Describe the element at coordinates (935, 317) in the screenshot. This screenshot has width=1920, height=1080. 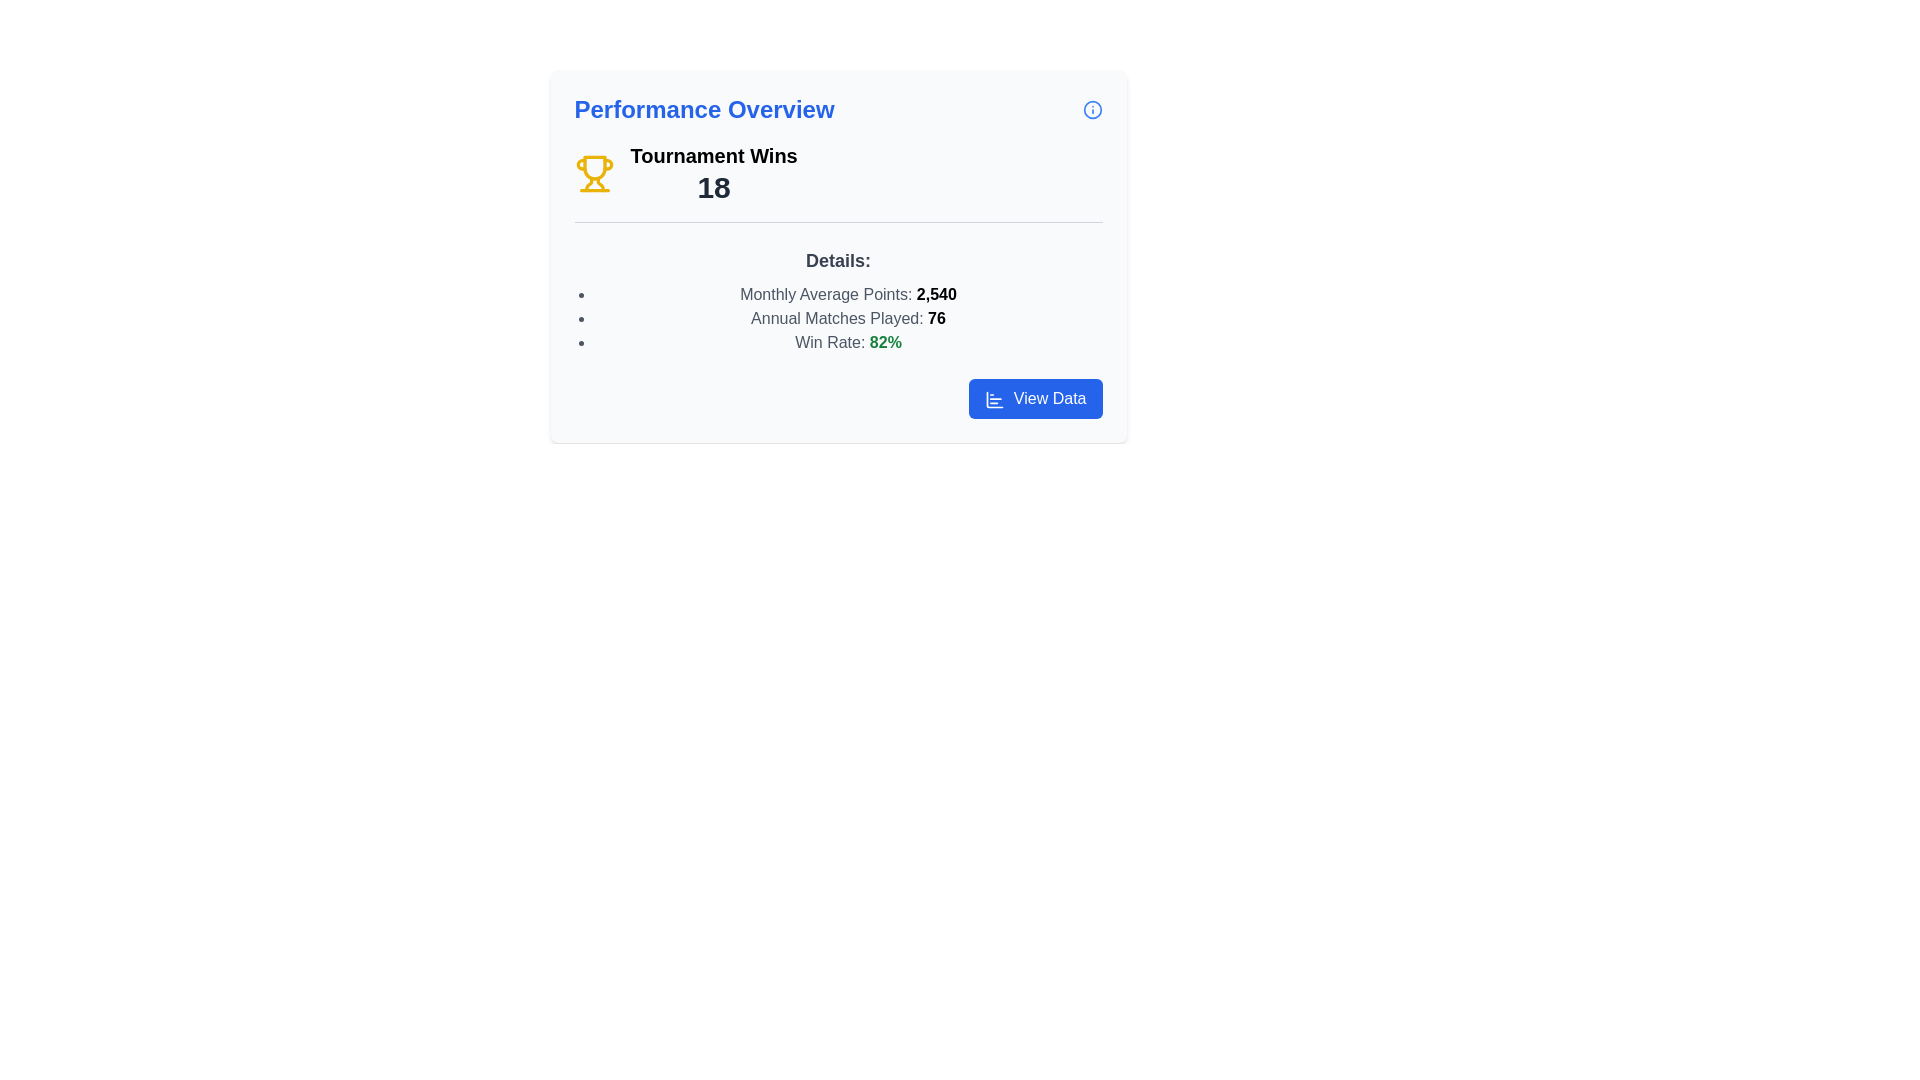
I see `the bold numeric text displaying '76' in the 'Annual Matches Played' information within the 'Details' section of the performance overview card` at that location.